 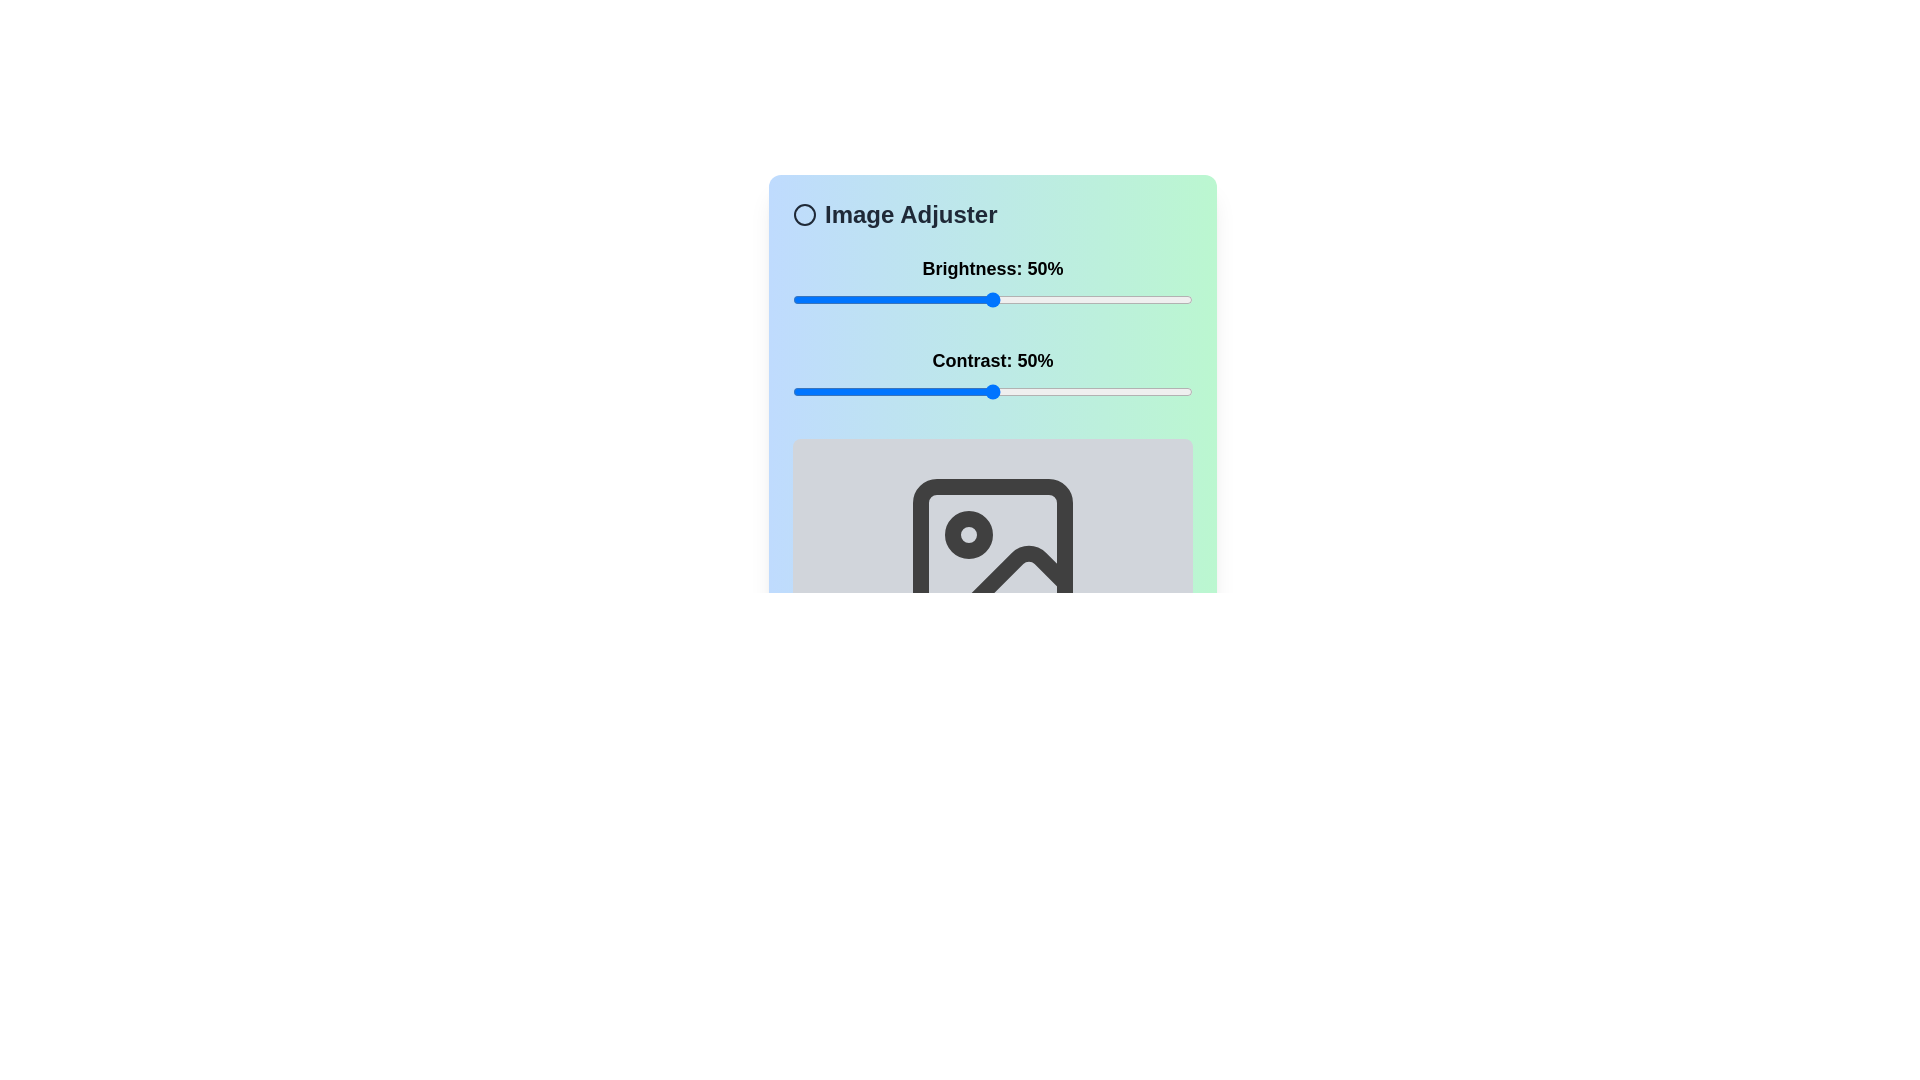 I want to click on the contrast slider to 51%, so click(x=997, y=392).